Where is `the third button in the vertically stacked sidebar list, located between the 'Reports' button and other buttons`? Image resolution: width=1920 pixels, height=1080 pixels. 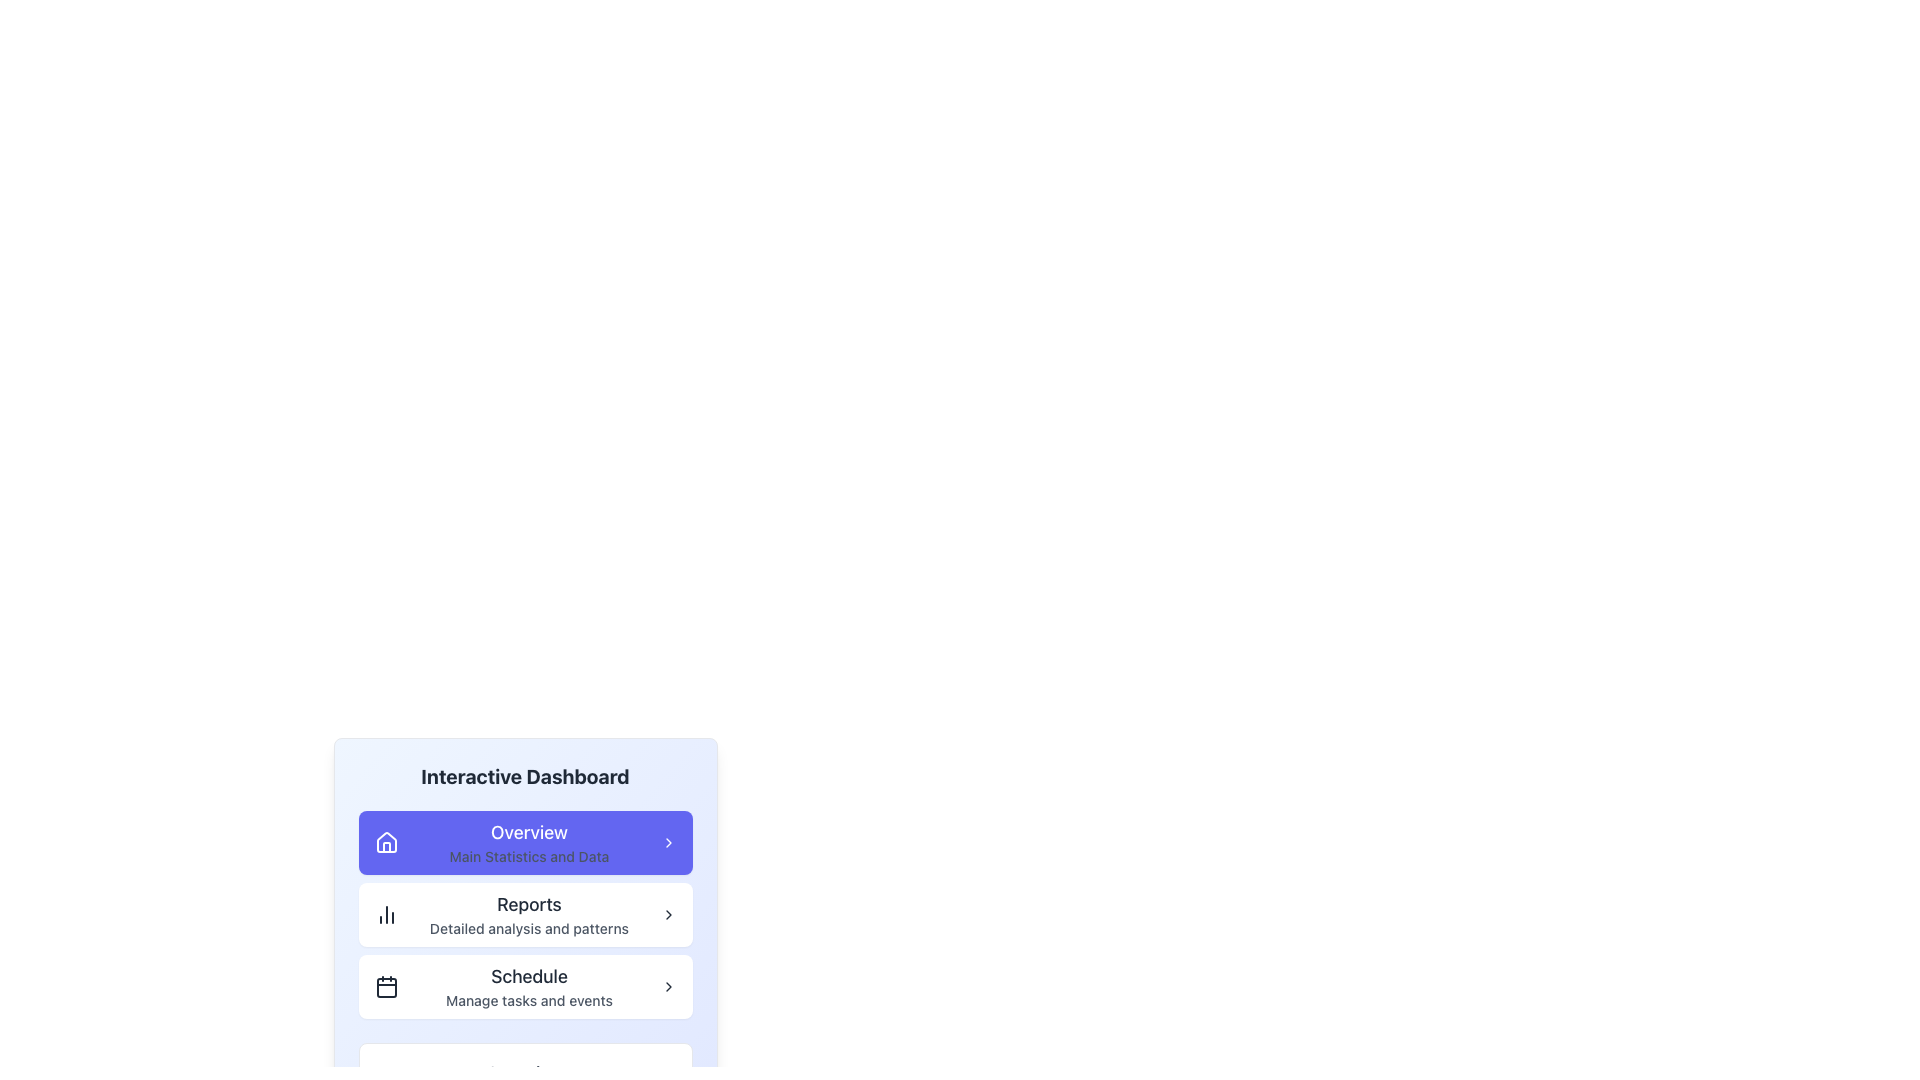
the third button in the vertically stacked sidebar list, located between the 'Reports' button and other buttons is located at coordinates (525, 986).